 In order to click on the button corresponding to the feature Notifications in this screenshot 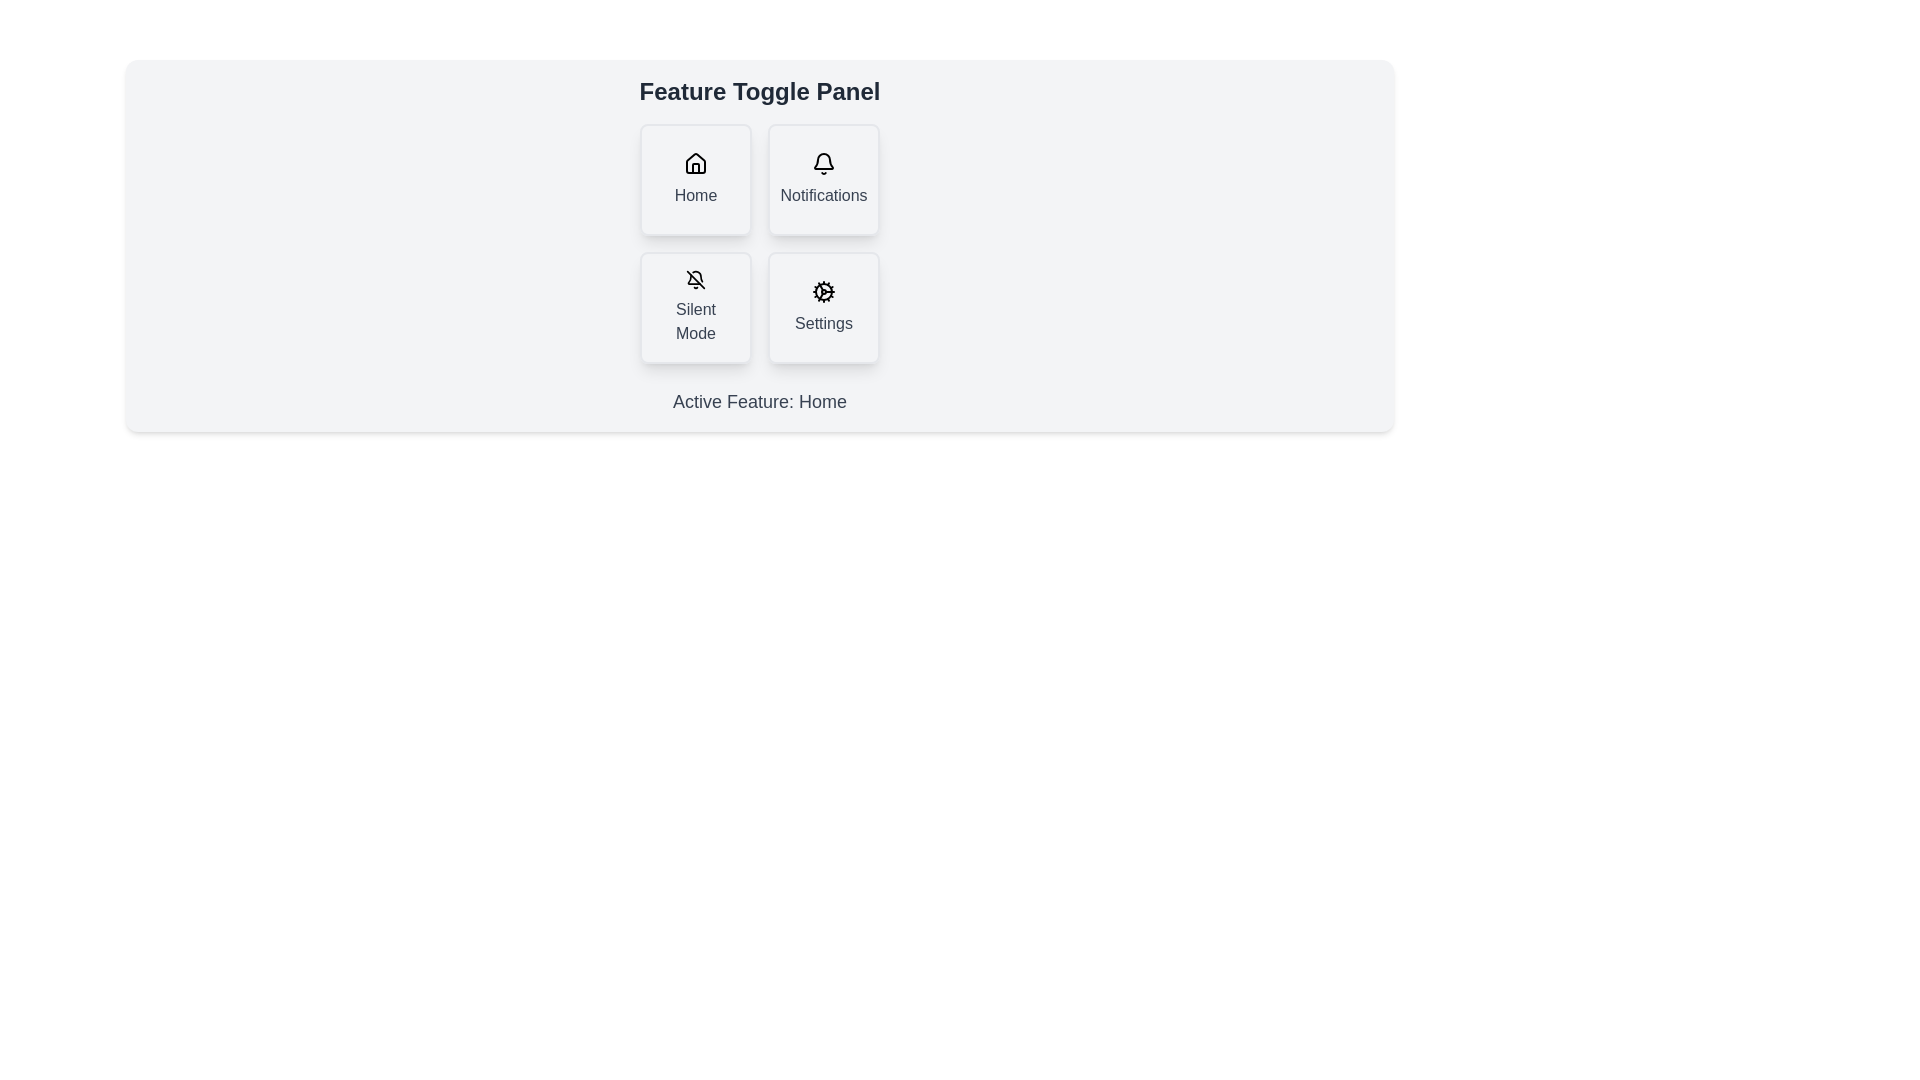, I will do `click(824, 180)`.